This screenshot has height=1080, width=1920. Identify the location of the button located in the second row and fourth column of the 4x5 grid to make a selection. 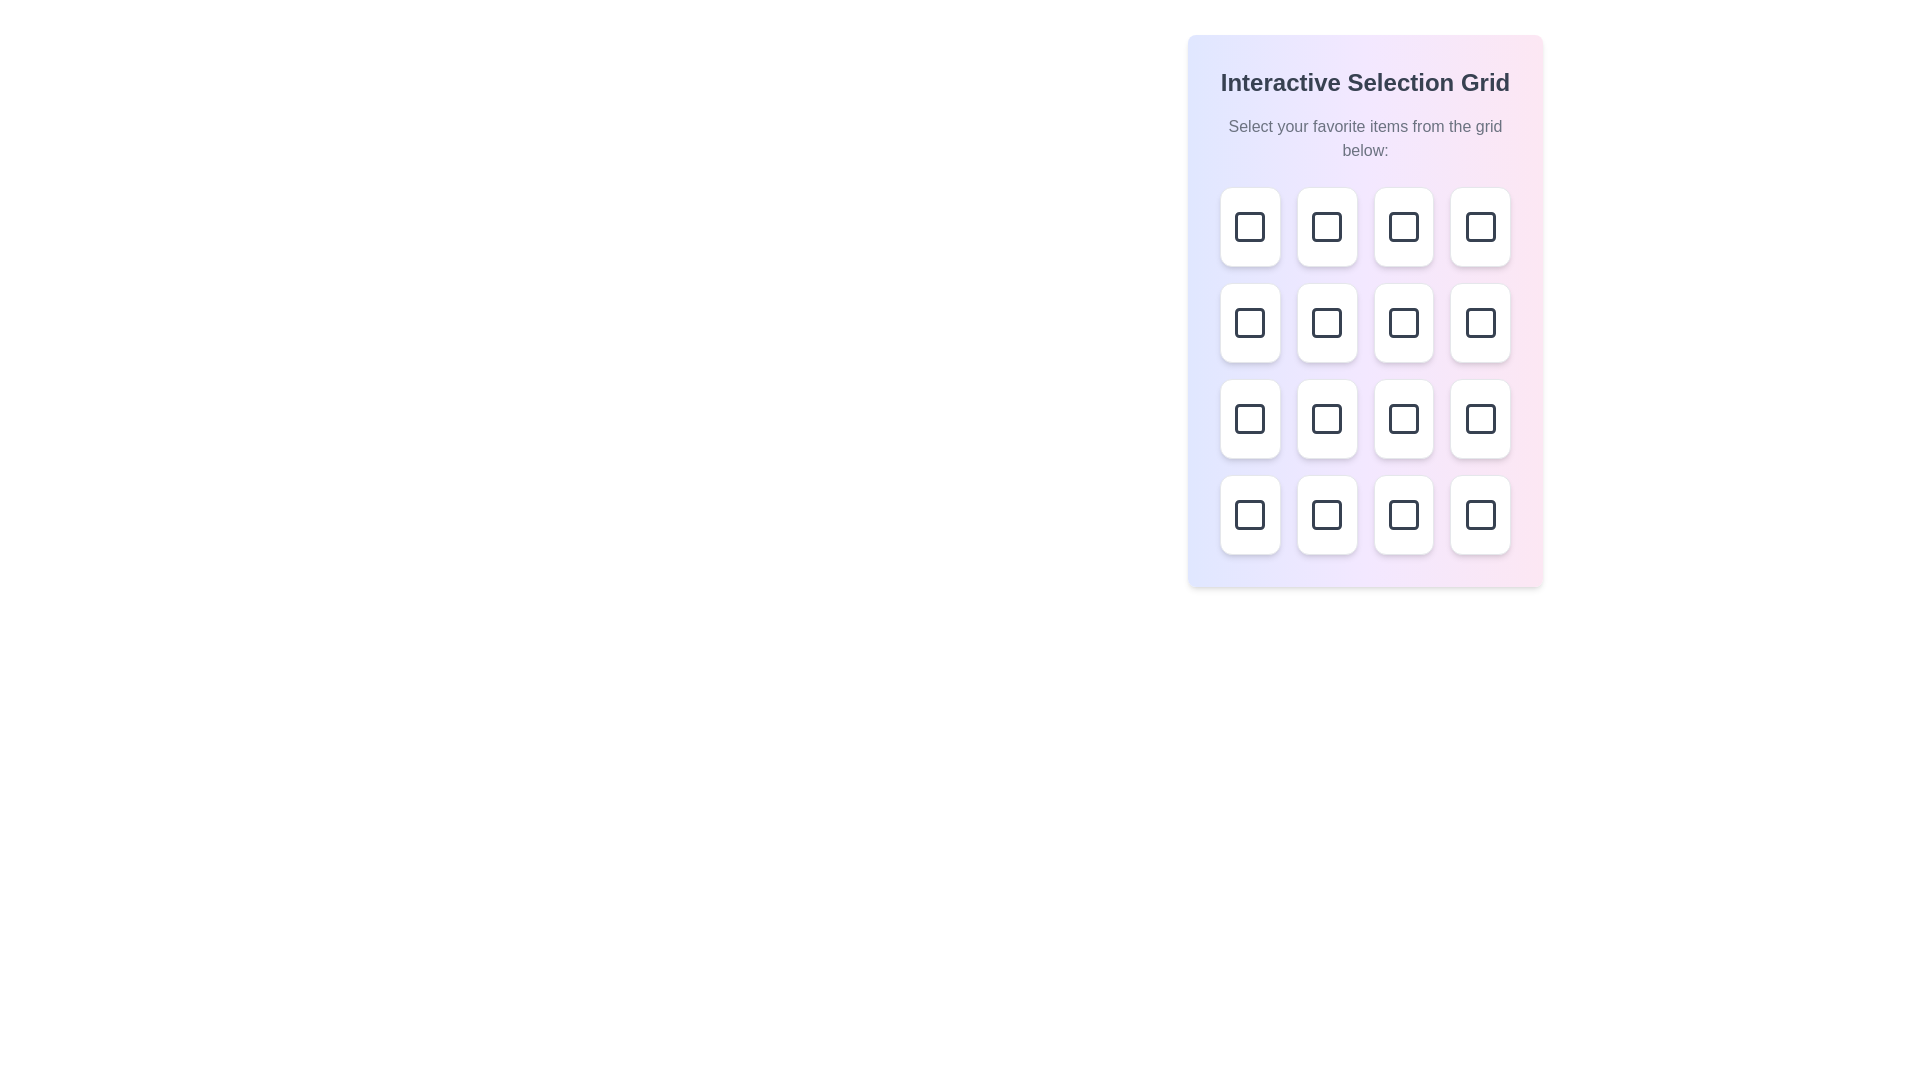
(1480, 322).